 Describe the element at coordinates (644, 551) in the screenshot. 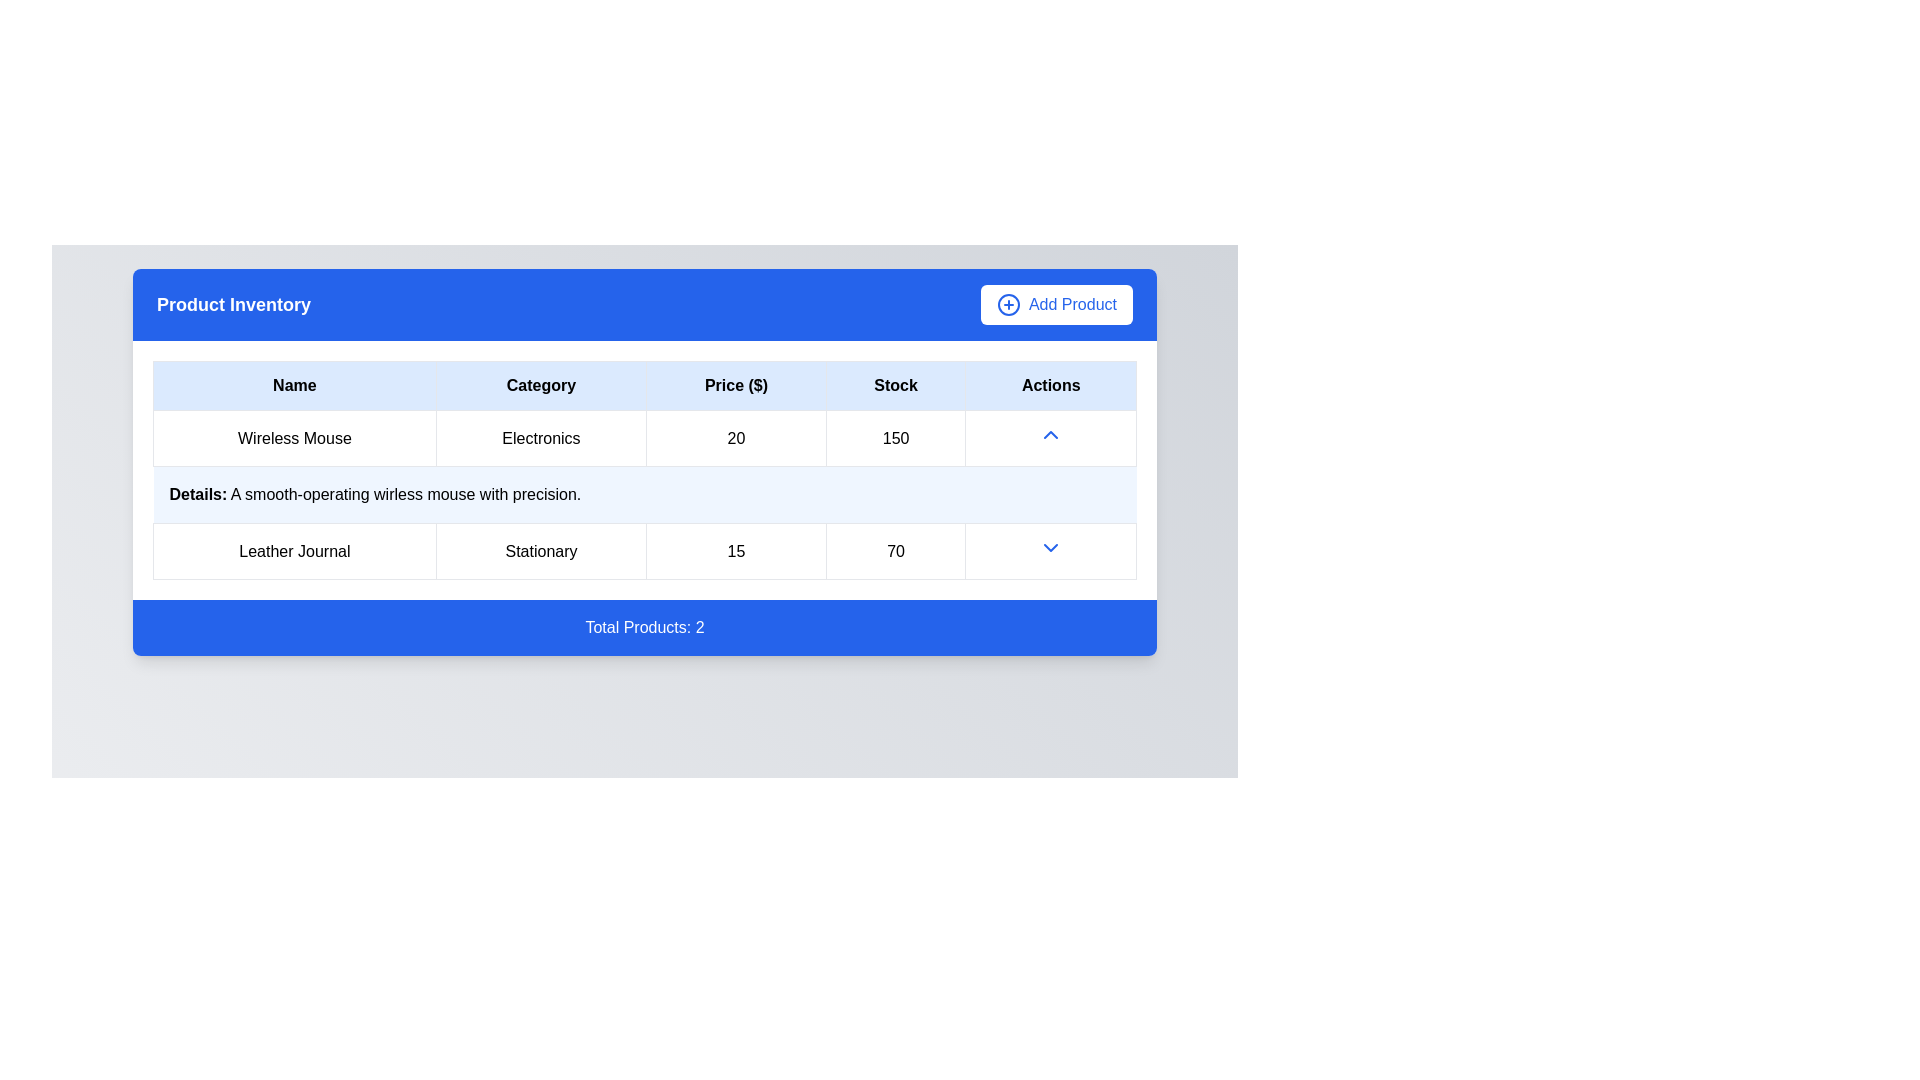

I see `to select the second row of the table displaying 'Leather Journal' in the Name column, 'Stationary' in the Category column, '15' in the Price column, '70' in the Stock column, and a dropdown arrow in the Actions column` at that location.